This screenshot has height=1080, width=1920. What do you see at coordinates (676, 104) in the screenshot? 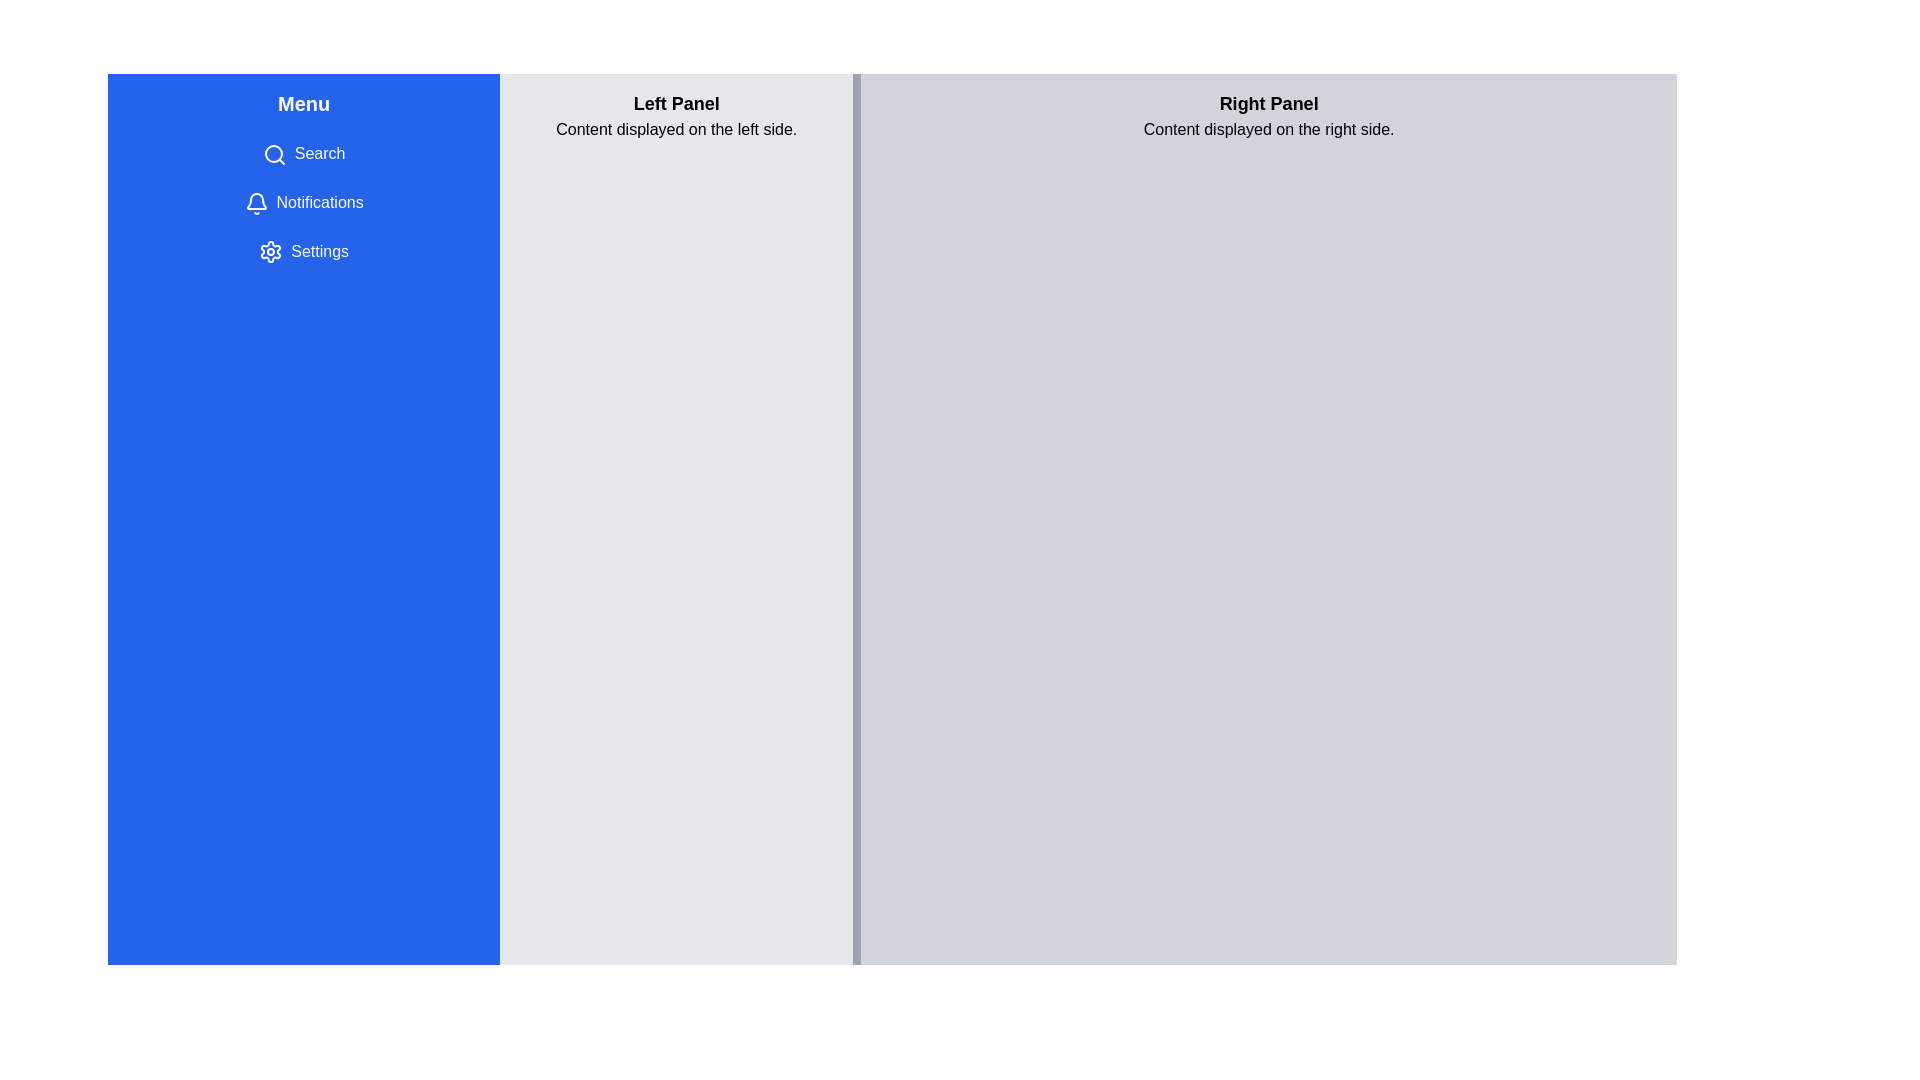
I see `bold, large-sized text label that reads 'Left Panel', positioned at the top of the left content area of the UI` at bounding box center [676, 104].